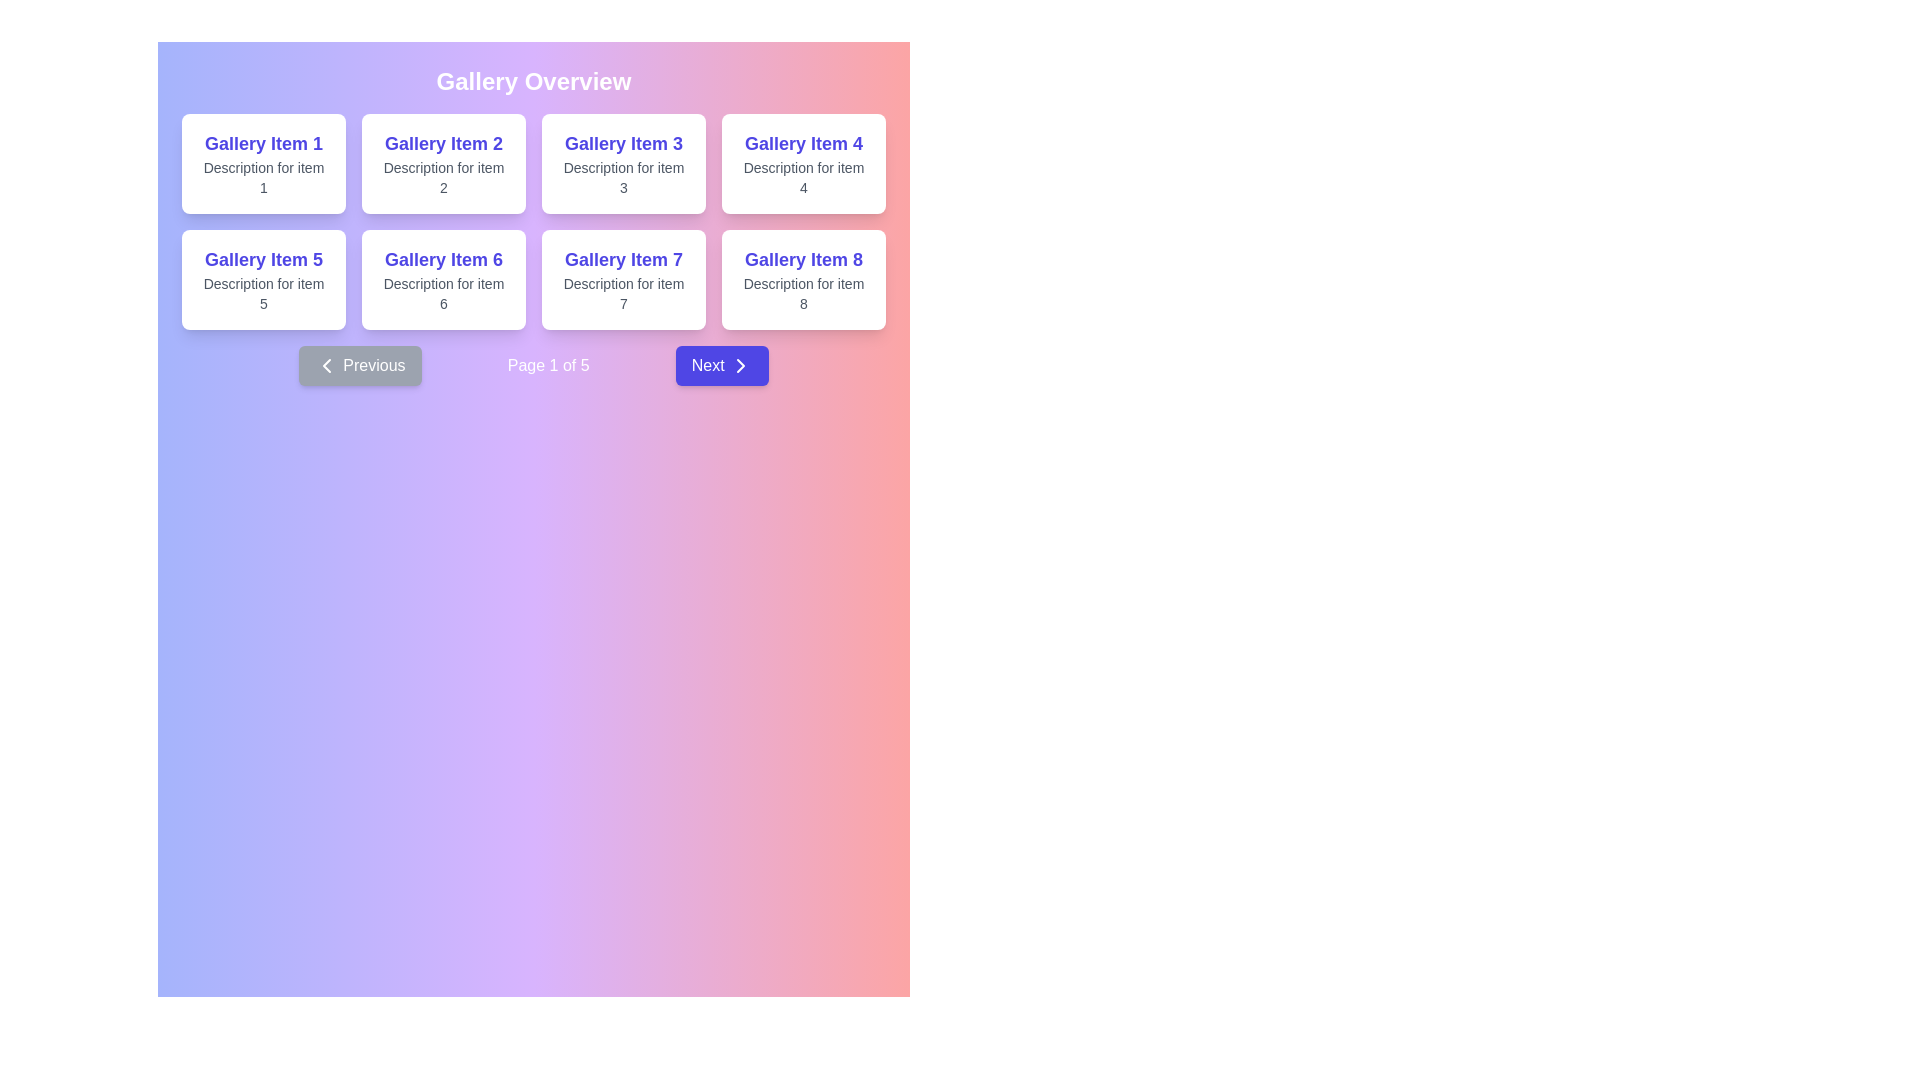 This screenshot has width=1920, height=1080. What do you see at coordinates (263, 293) in the screenshot?
I see `text from the second text line within the card labeled 'Gallery Item 5', which displays 'Description for item 5'` at bounding box center [263, 293].